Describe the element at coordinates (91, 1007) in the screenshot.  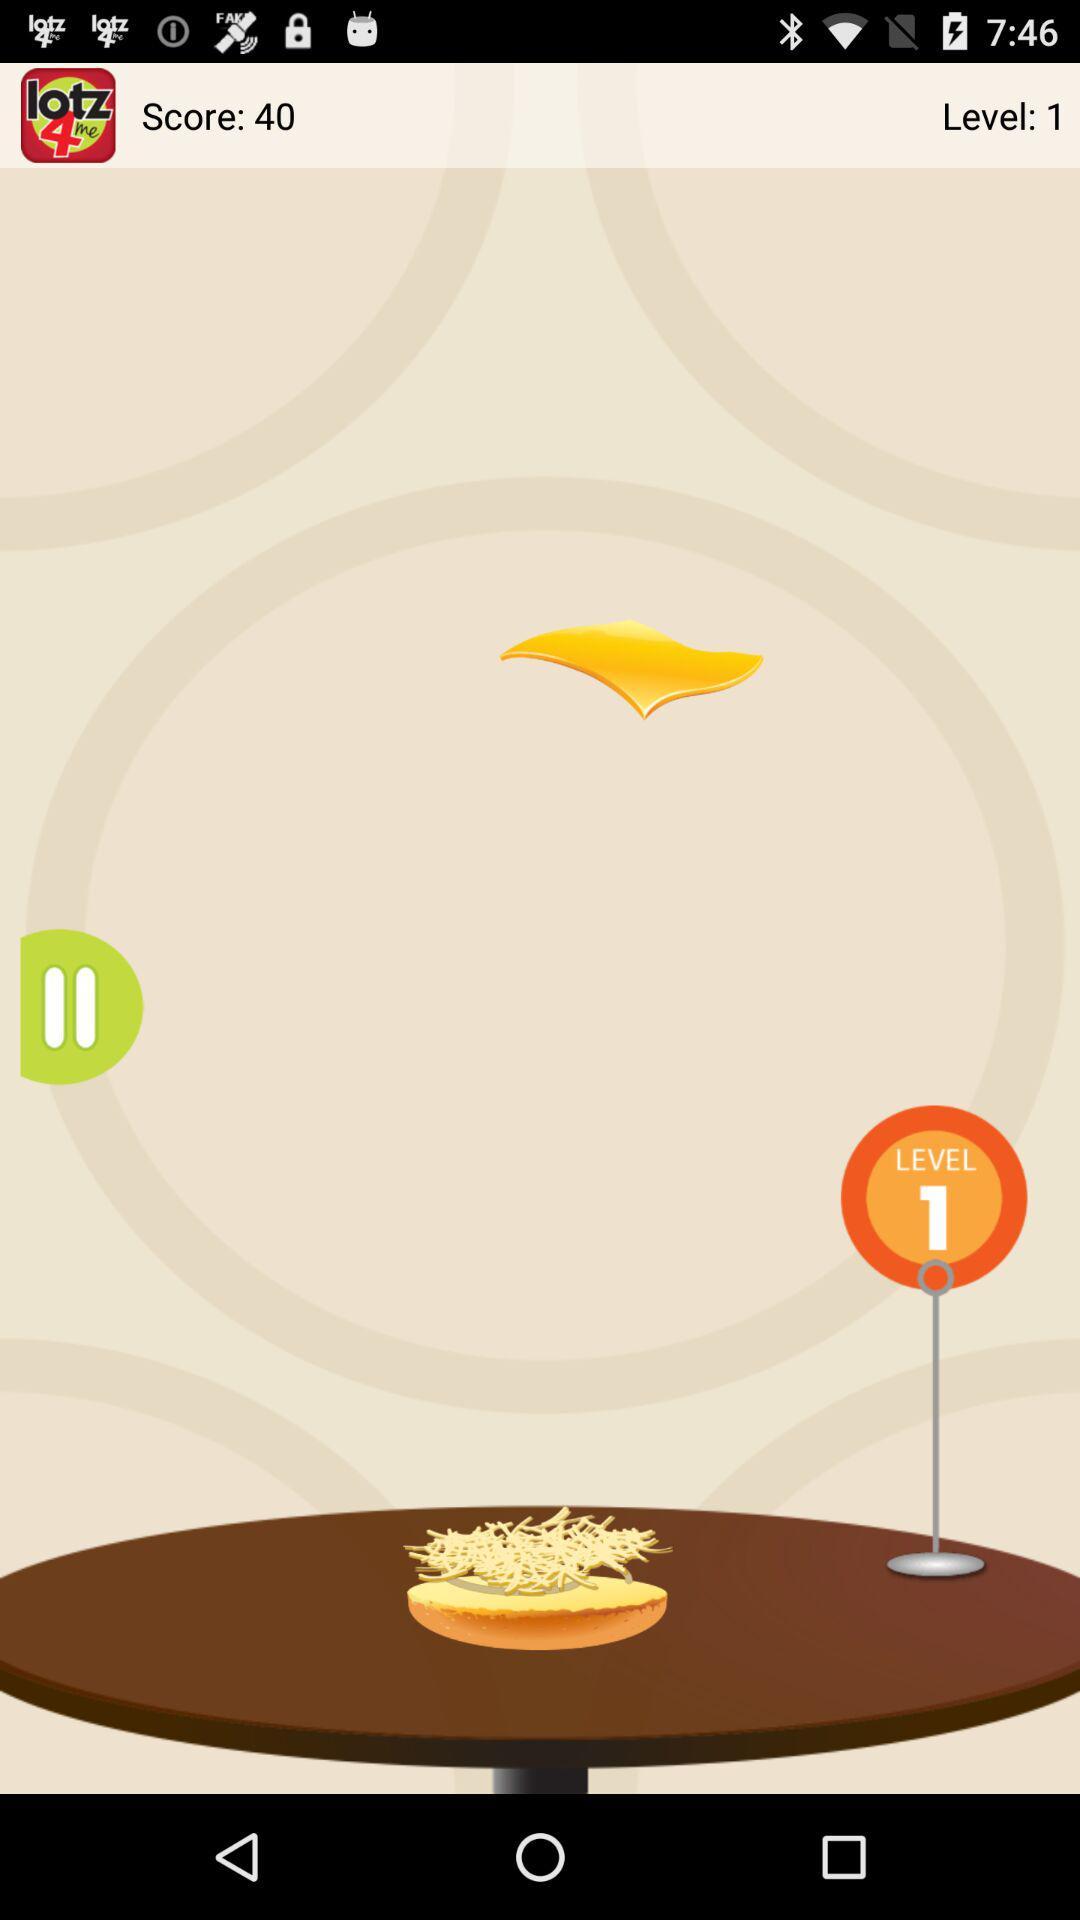
I see `pause the game` at that location.